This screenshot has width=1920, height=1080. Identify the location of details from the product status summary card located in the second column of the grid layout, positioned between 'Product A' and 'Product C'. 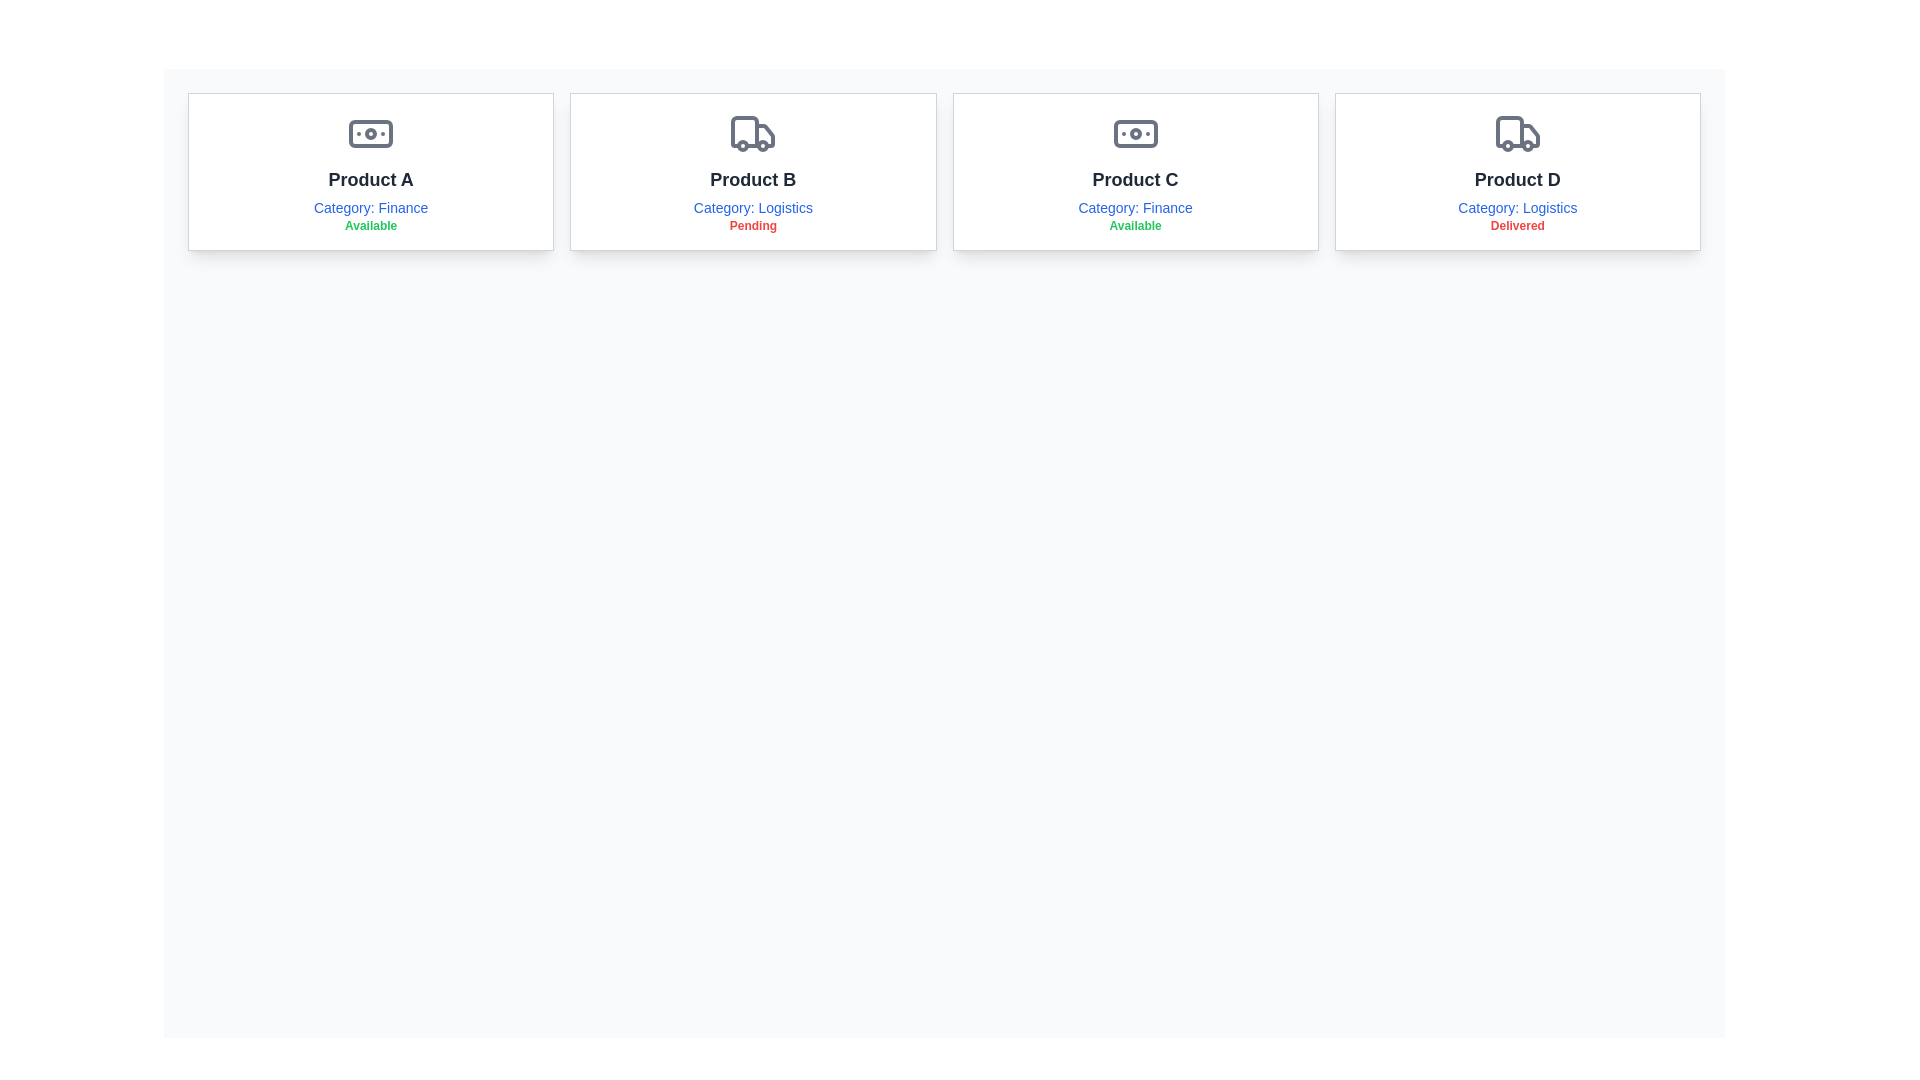
(752, 171).